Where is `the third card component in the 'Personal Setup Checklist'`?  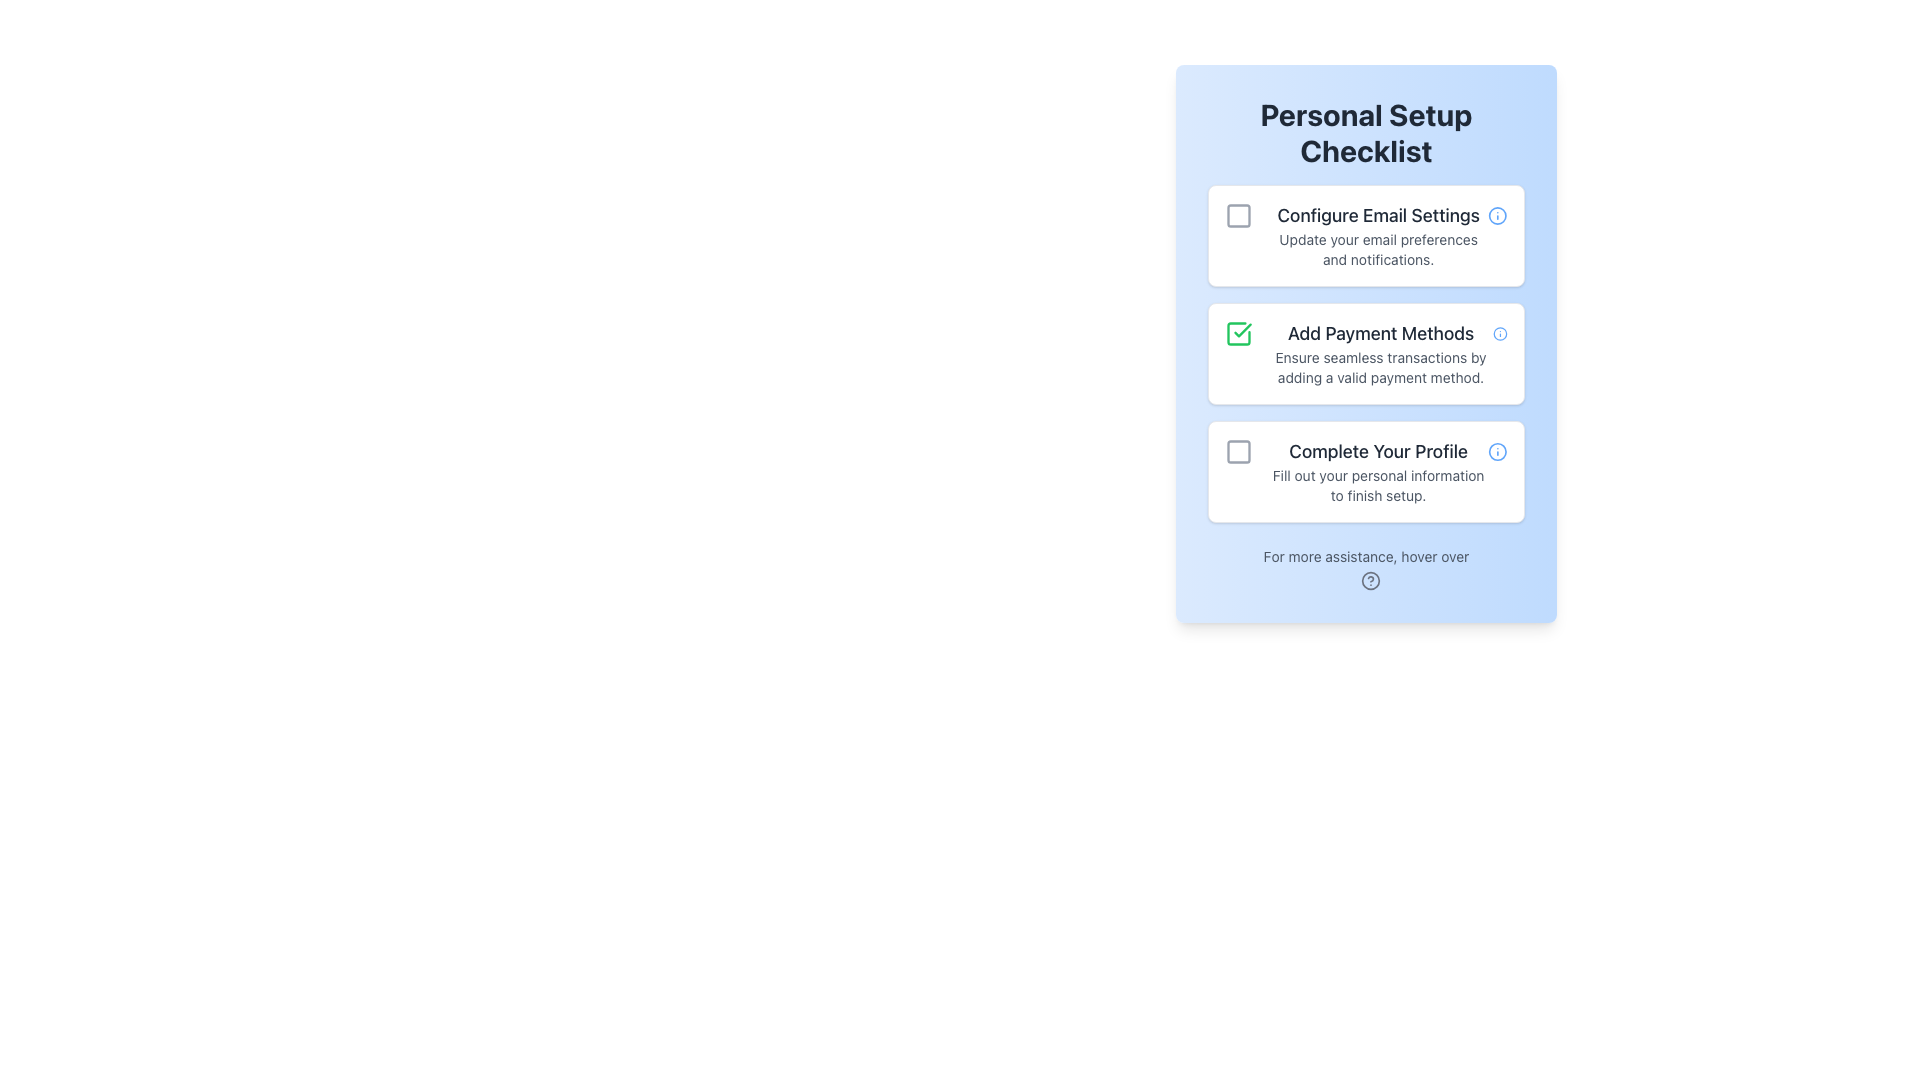 the third card component in the 'Personal Setup Checklist' is located at coordinates (1365, 471).